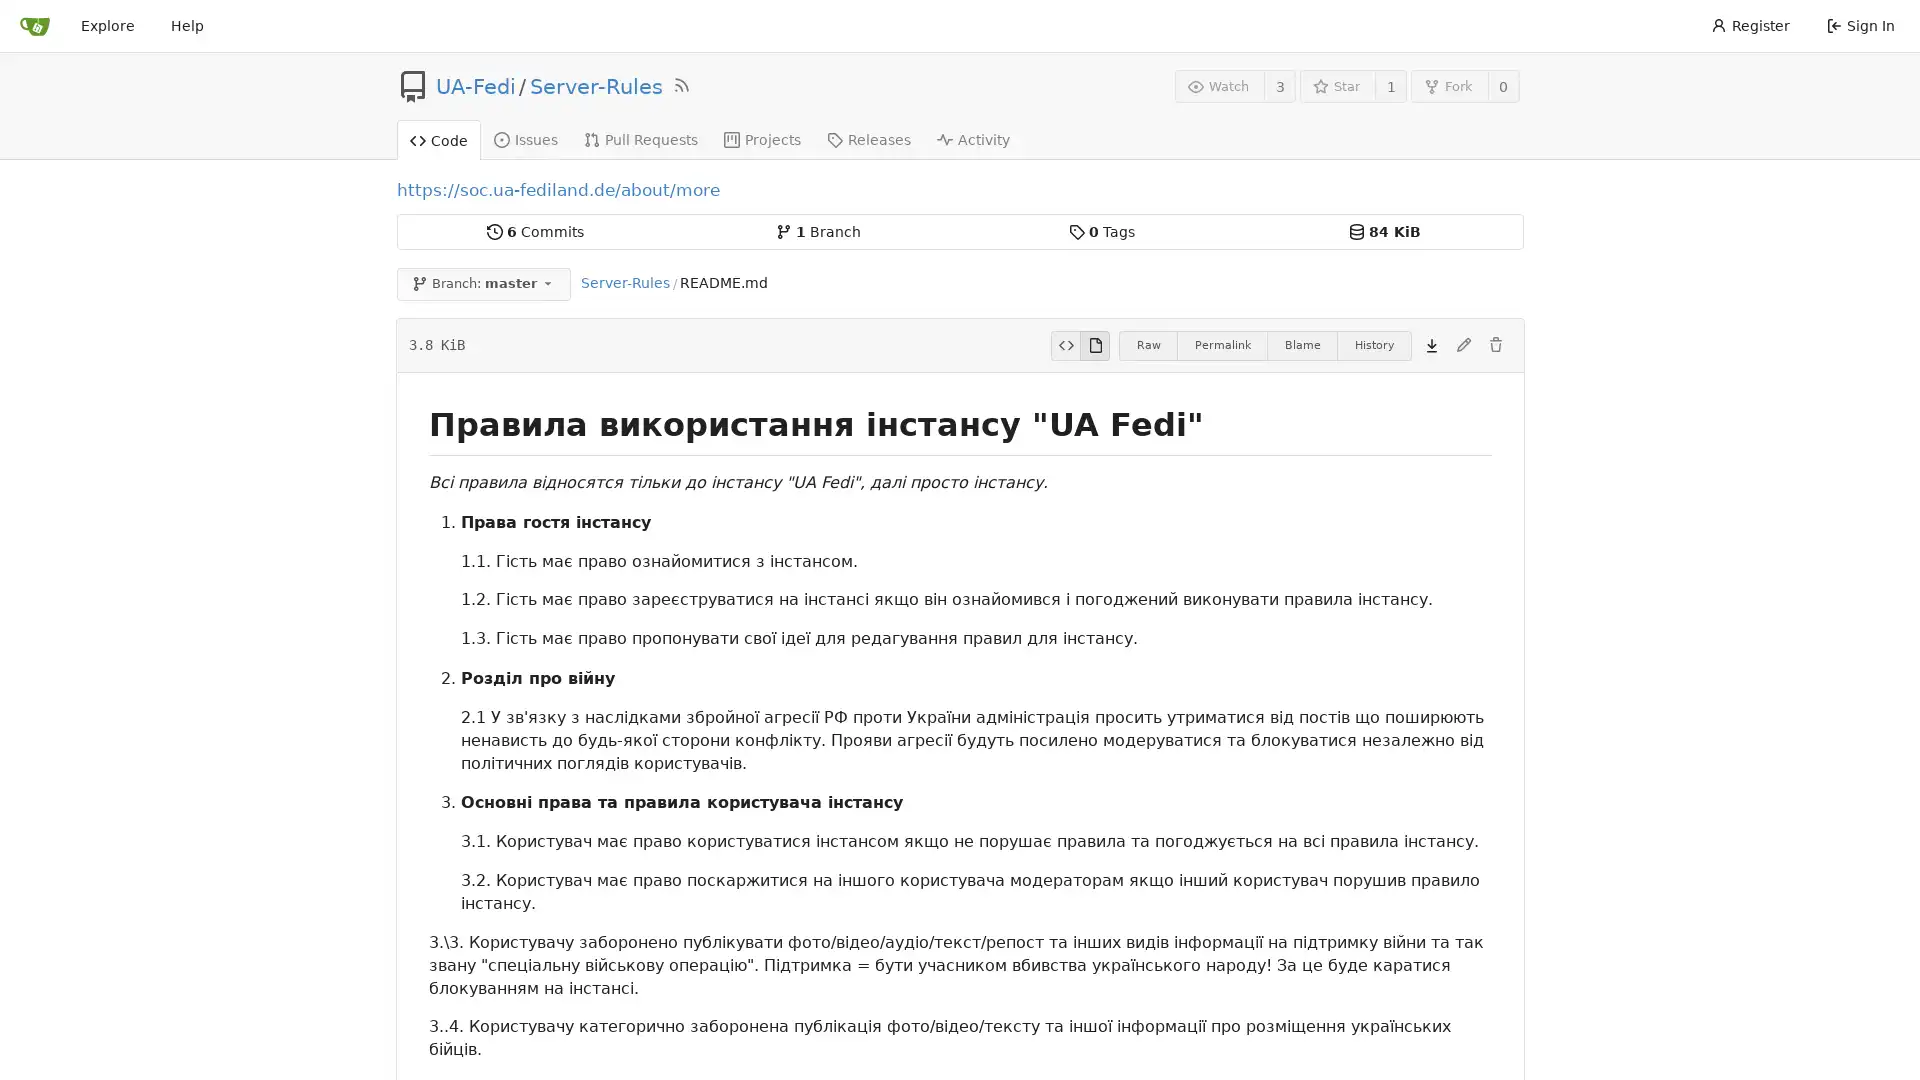 This screenshot has height=1080, width=1920. What do you see at coordinates (1337, 85) in the screenshot?
I see `Star` at bounding box center [1337, 85].